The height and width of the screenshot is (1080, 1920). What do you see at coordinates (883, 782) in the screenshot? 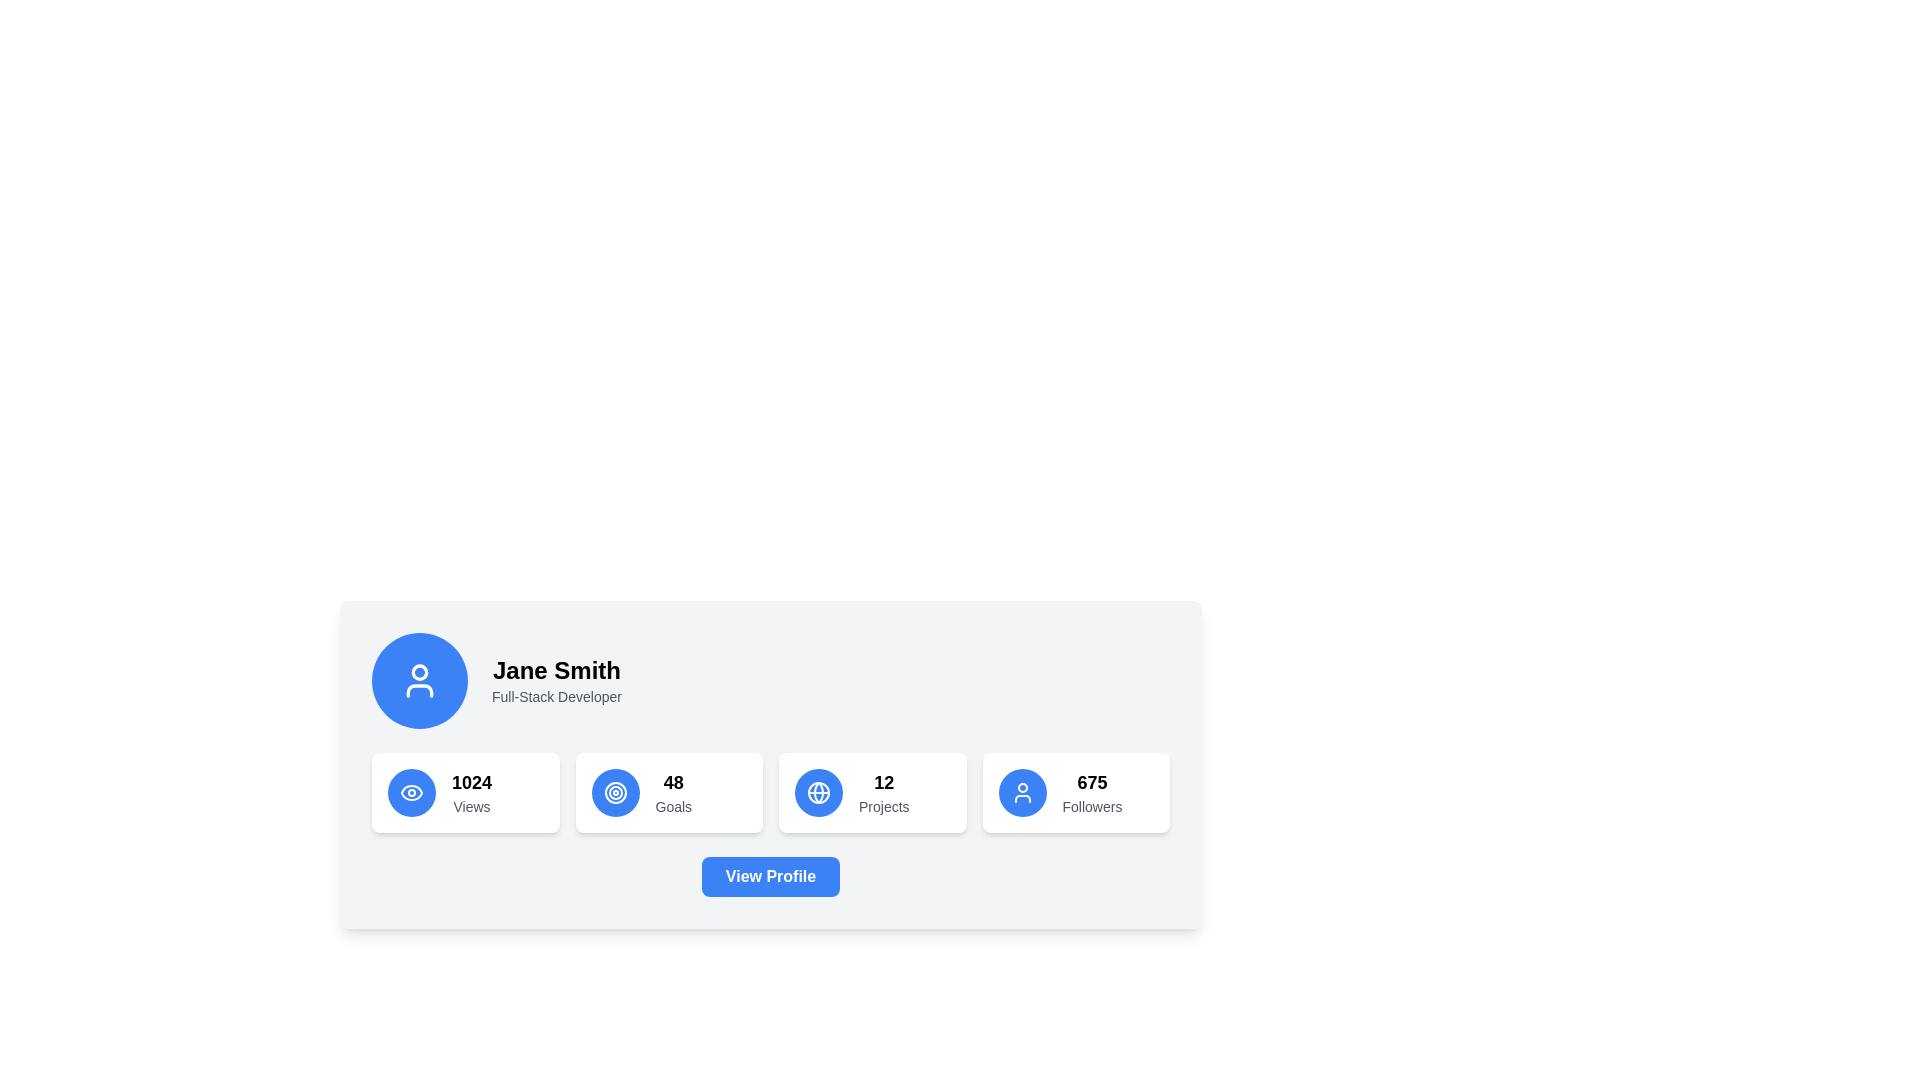
I see `the text display showing the number '12' in a bold font, which is located above the text 'Projects' in the third box from the left` at bounding box center [883, 782].